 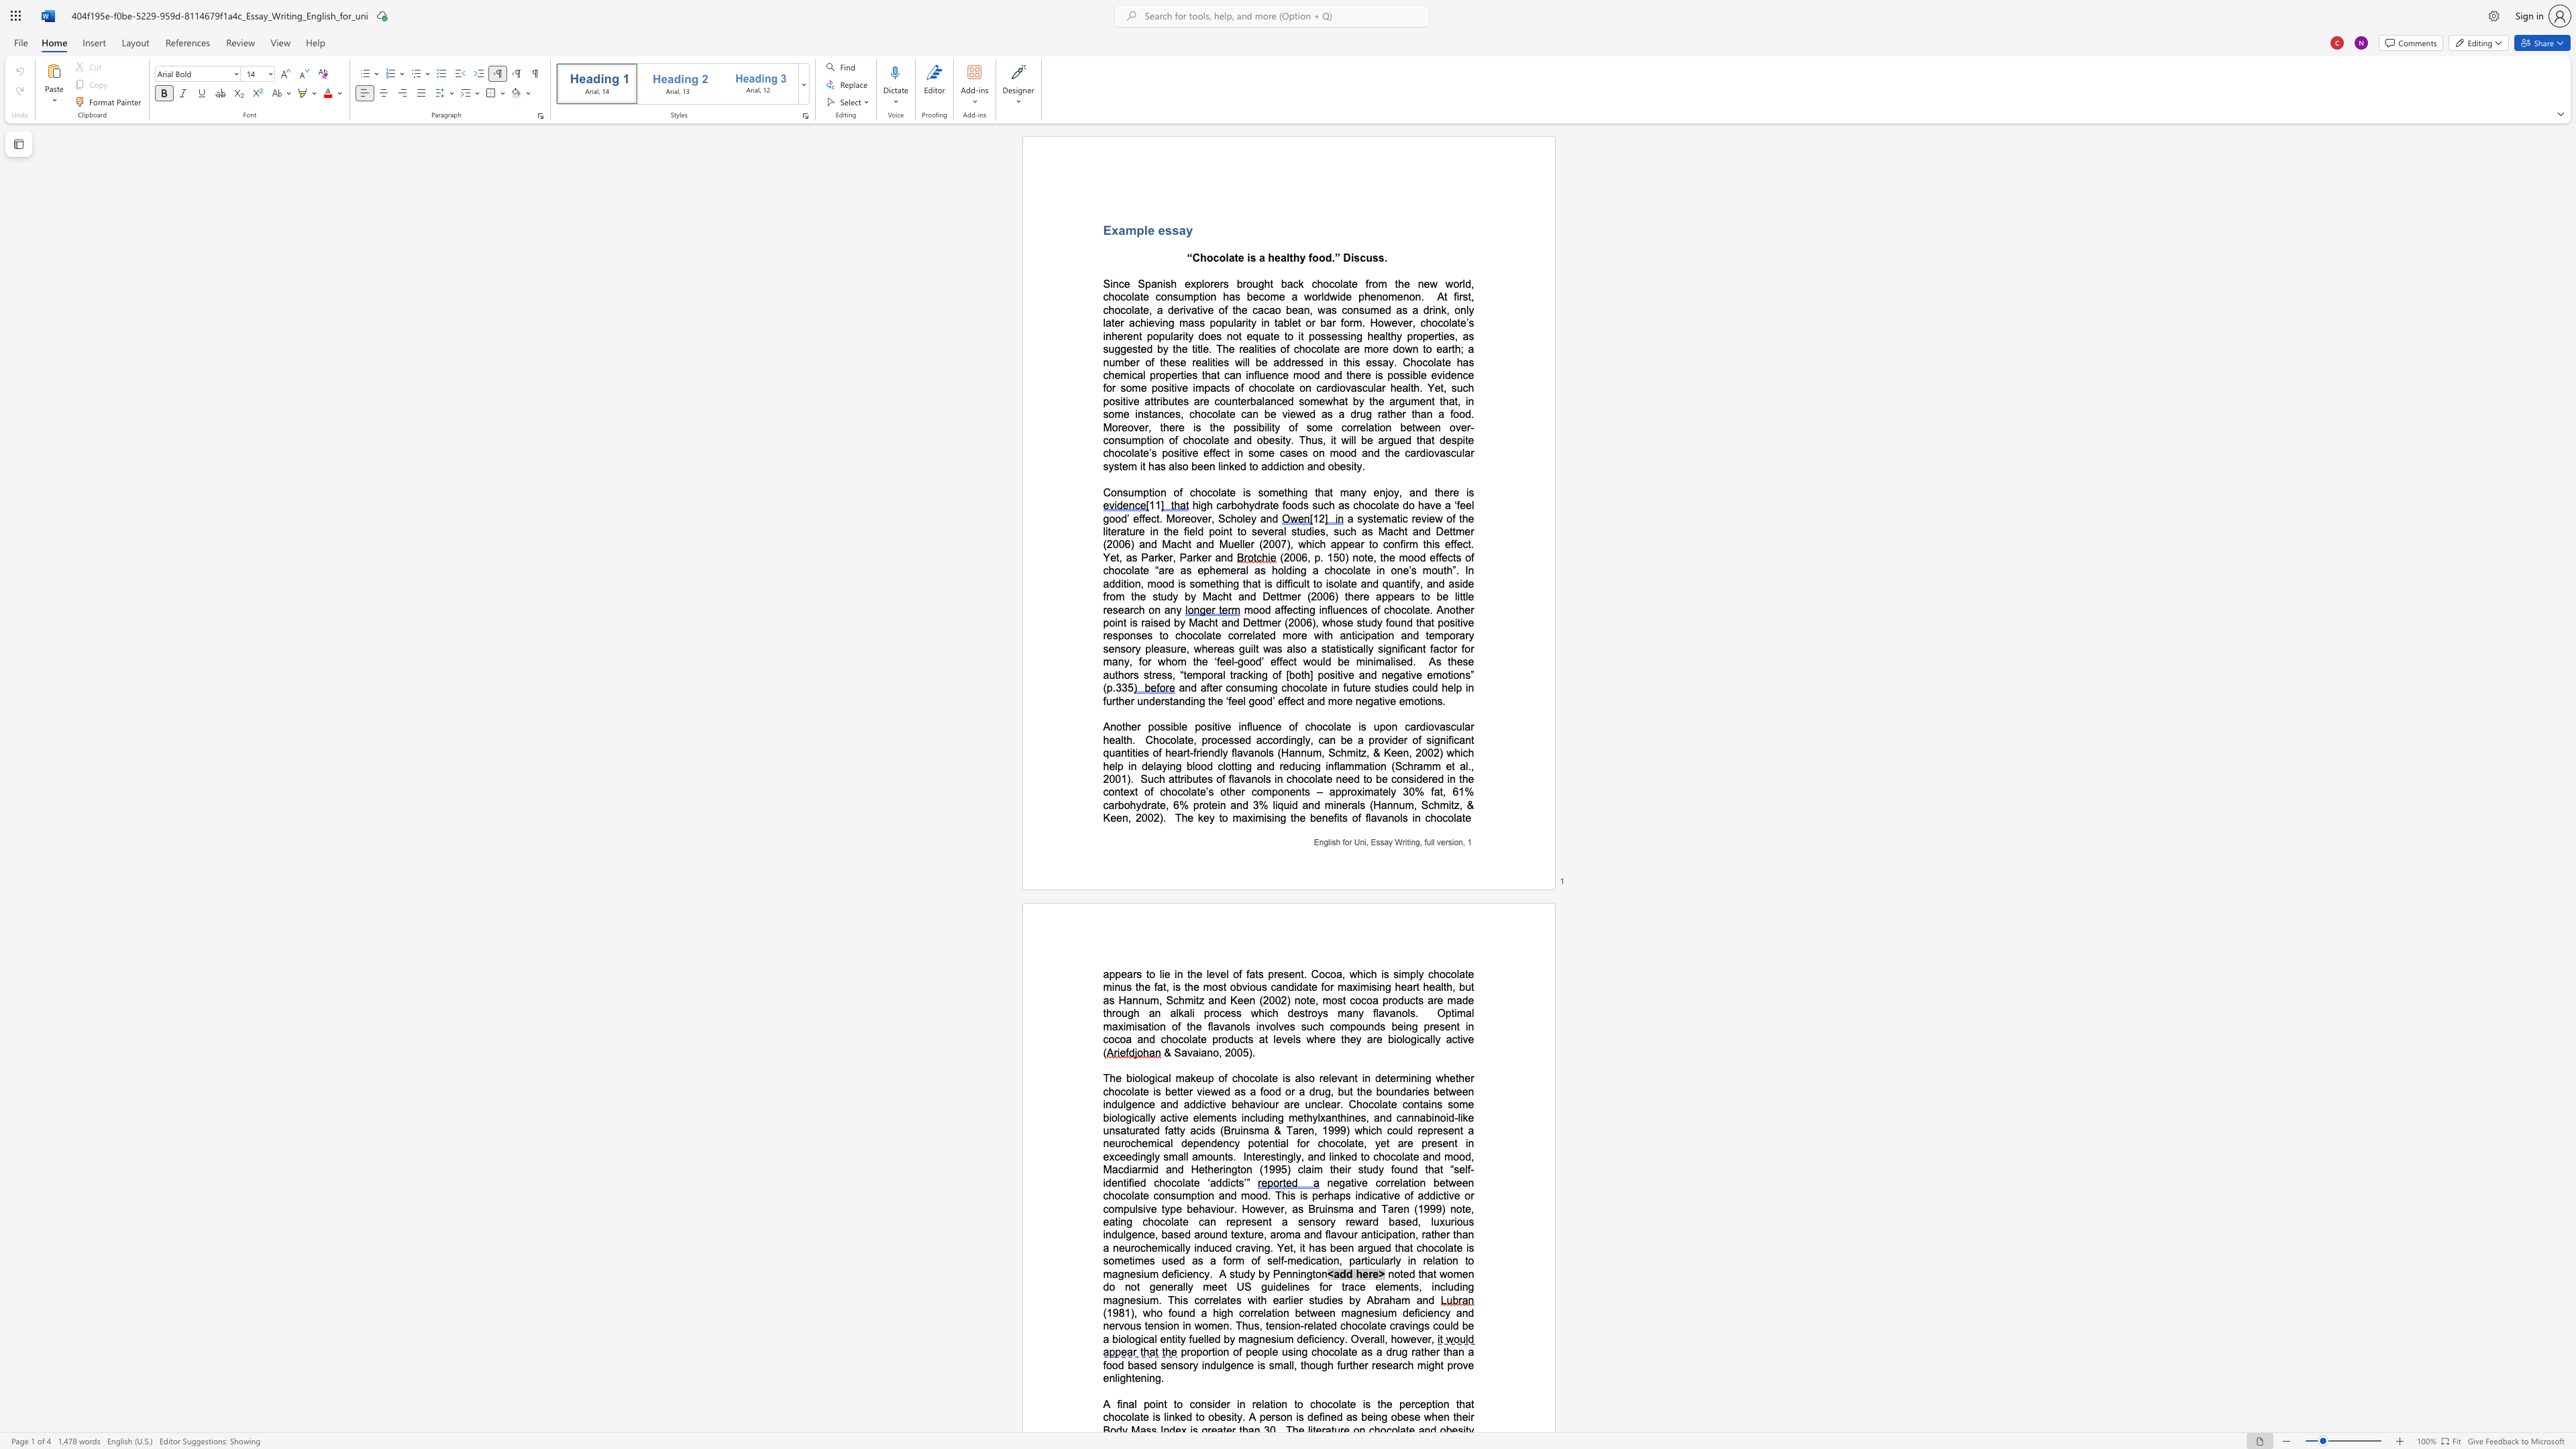 What do you see at coordinates (1222, 504) in the screenshot?
I see `the subset text "arbohydrate foods such as chocolate do have a ‘feel good’ effect. Moreover," within the text "high carbohydrate foods such as chocolate do have a ‘feel good’ effect. Moreover, Scholey and"` at bounding box center [1222, 504].